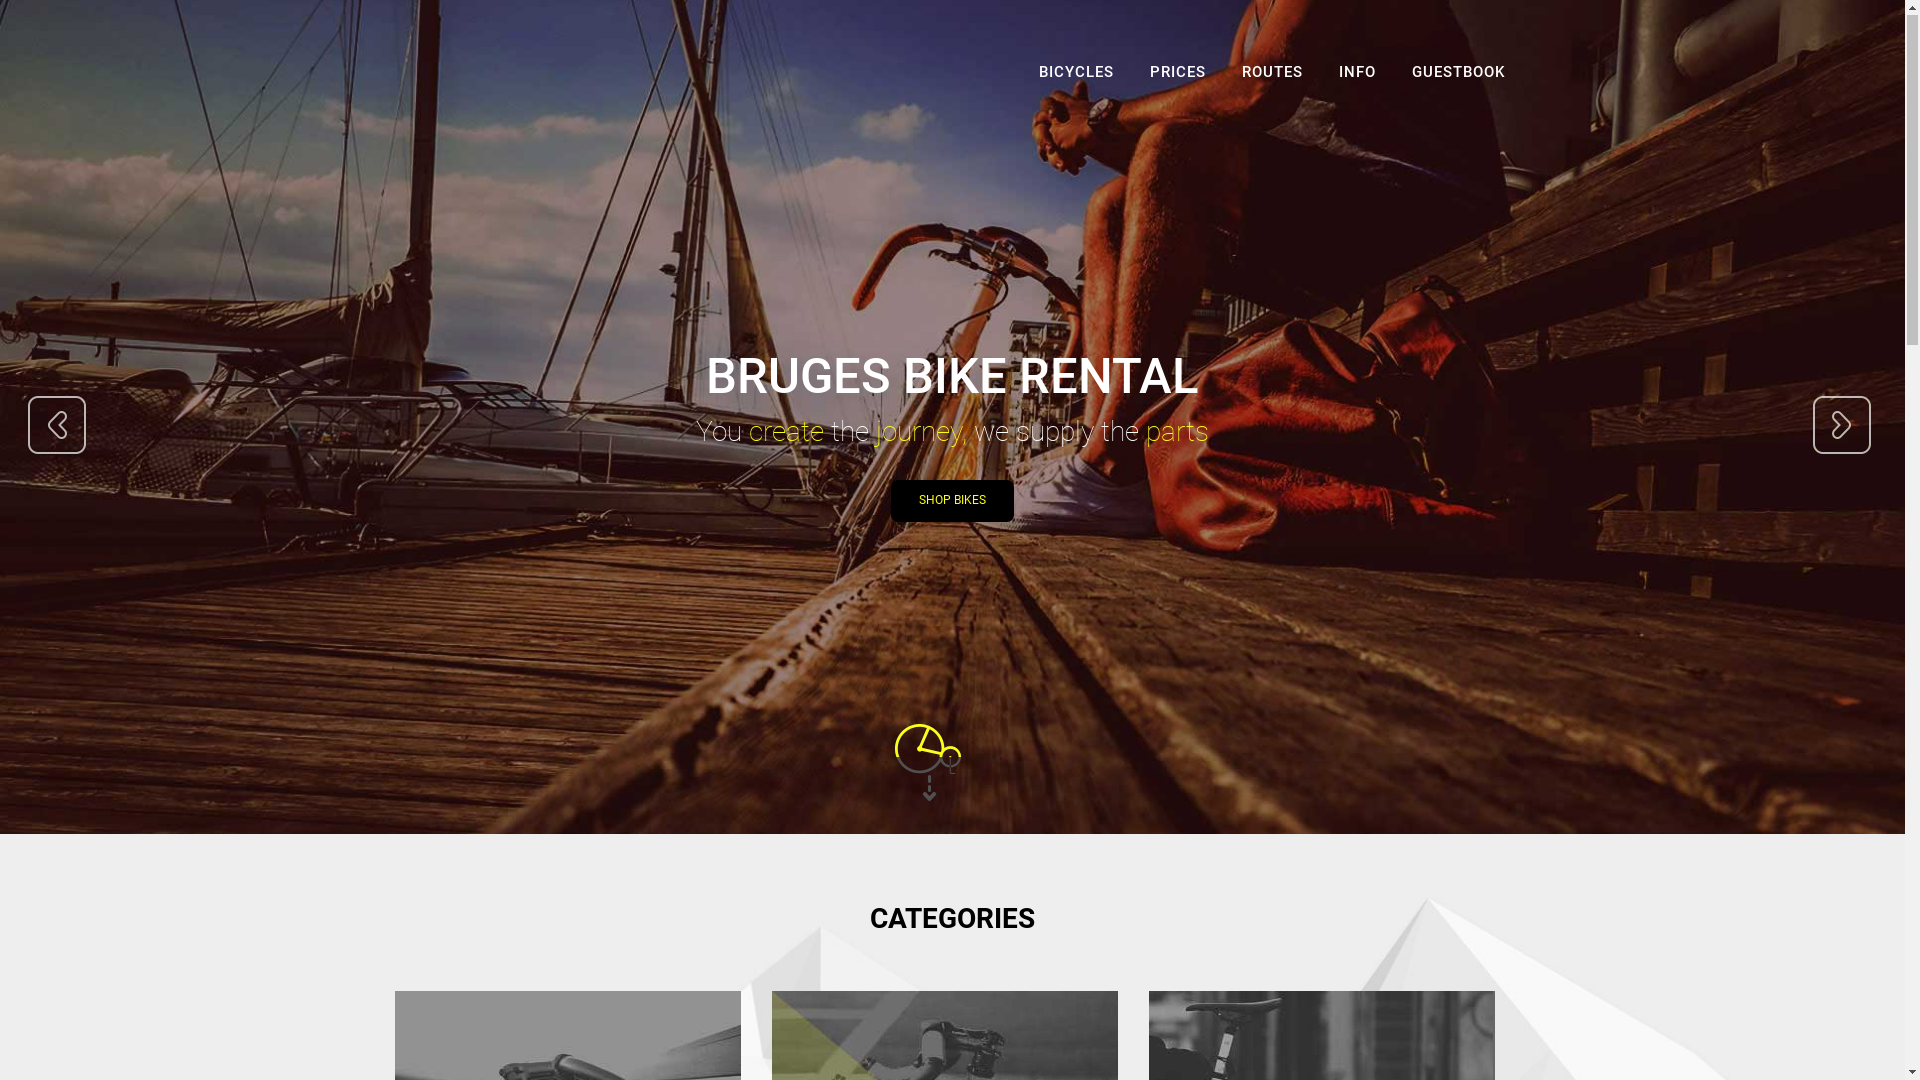 The image size is (1920, 1080). What do you see at coordinates (1177, 76) in the screenshot?
I see `'PRICES'` at bounding box center [1177, 76].